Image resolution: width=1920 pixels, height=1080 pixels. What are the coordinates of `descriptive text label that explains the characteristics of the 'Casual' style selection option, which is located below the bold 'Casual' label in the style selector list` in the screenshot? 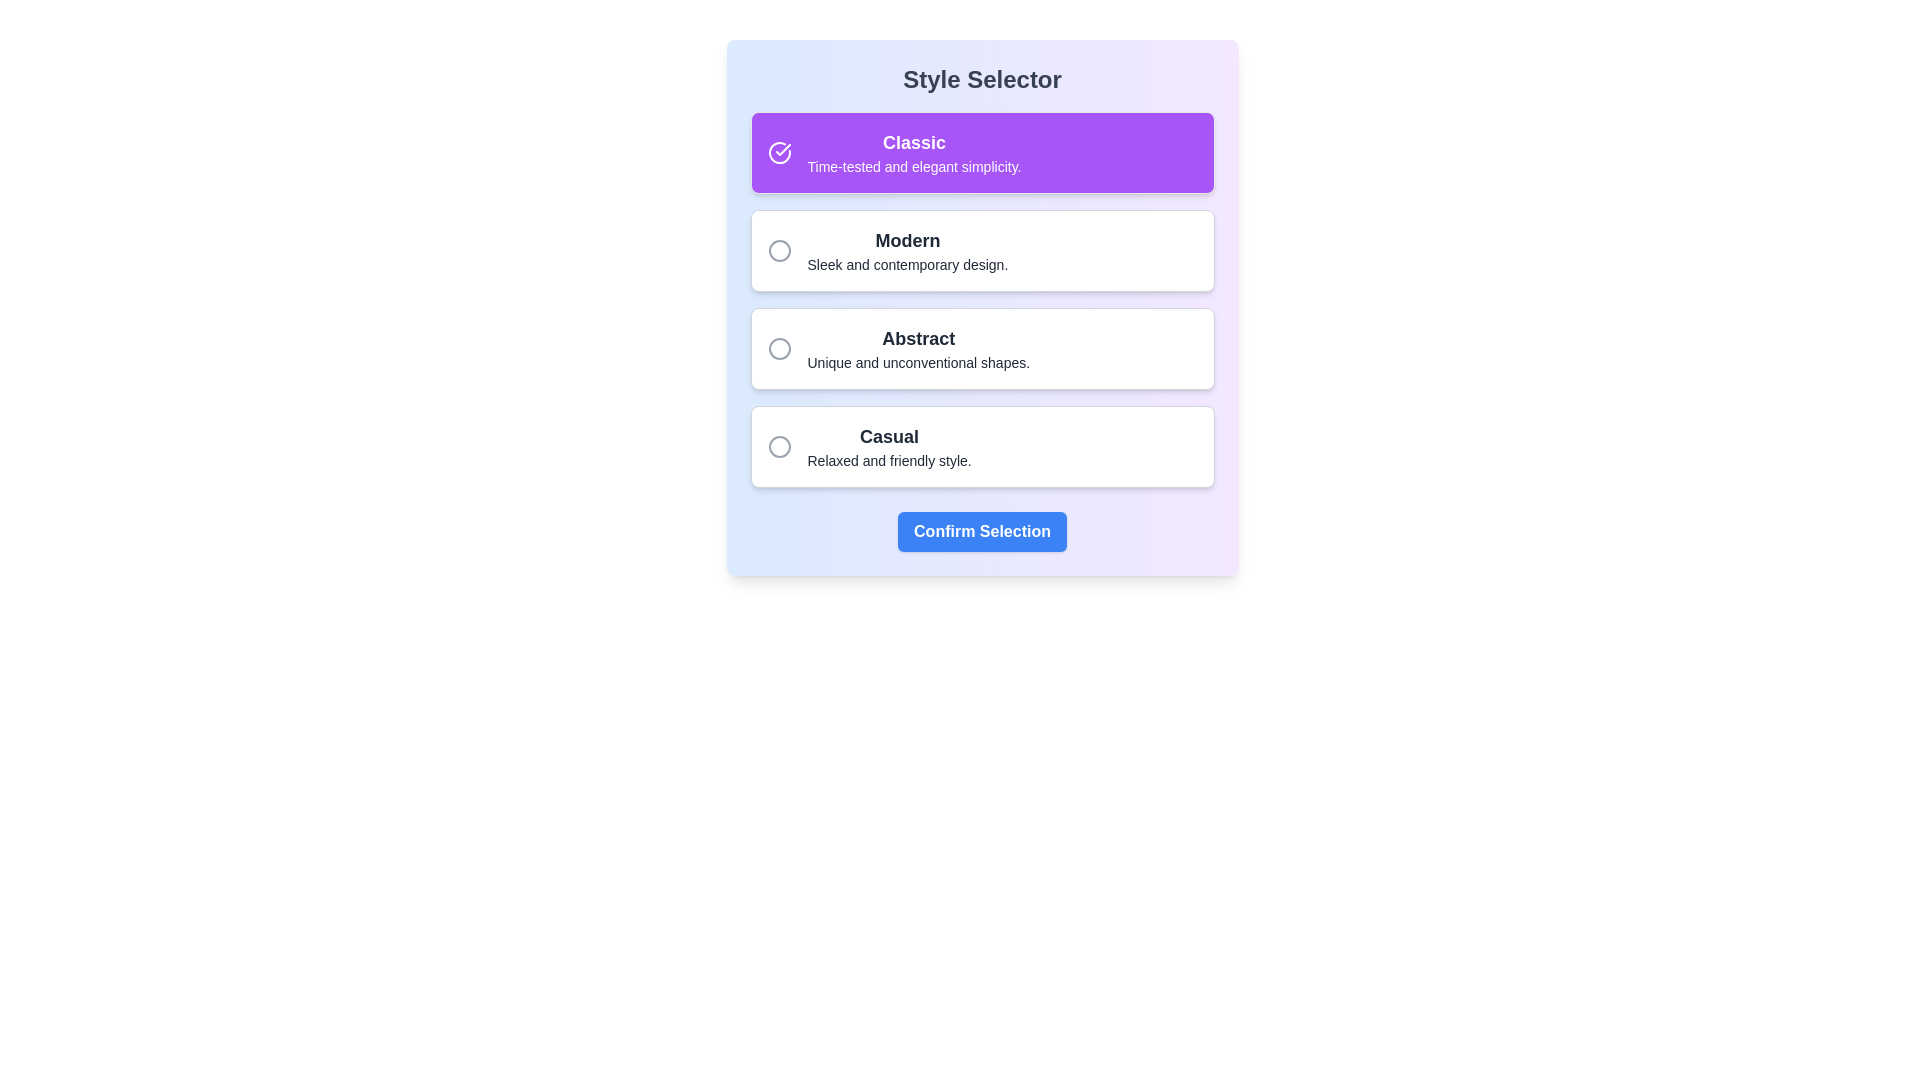 It's located at (888, 461).